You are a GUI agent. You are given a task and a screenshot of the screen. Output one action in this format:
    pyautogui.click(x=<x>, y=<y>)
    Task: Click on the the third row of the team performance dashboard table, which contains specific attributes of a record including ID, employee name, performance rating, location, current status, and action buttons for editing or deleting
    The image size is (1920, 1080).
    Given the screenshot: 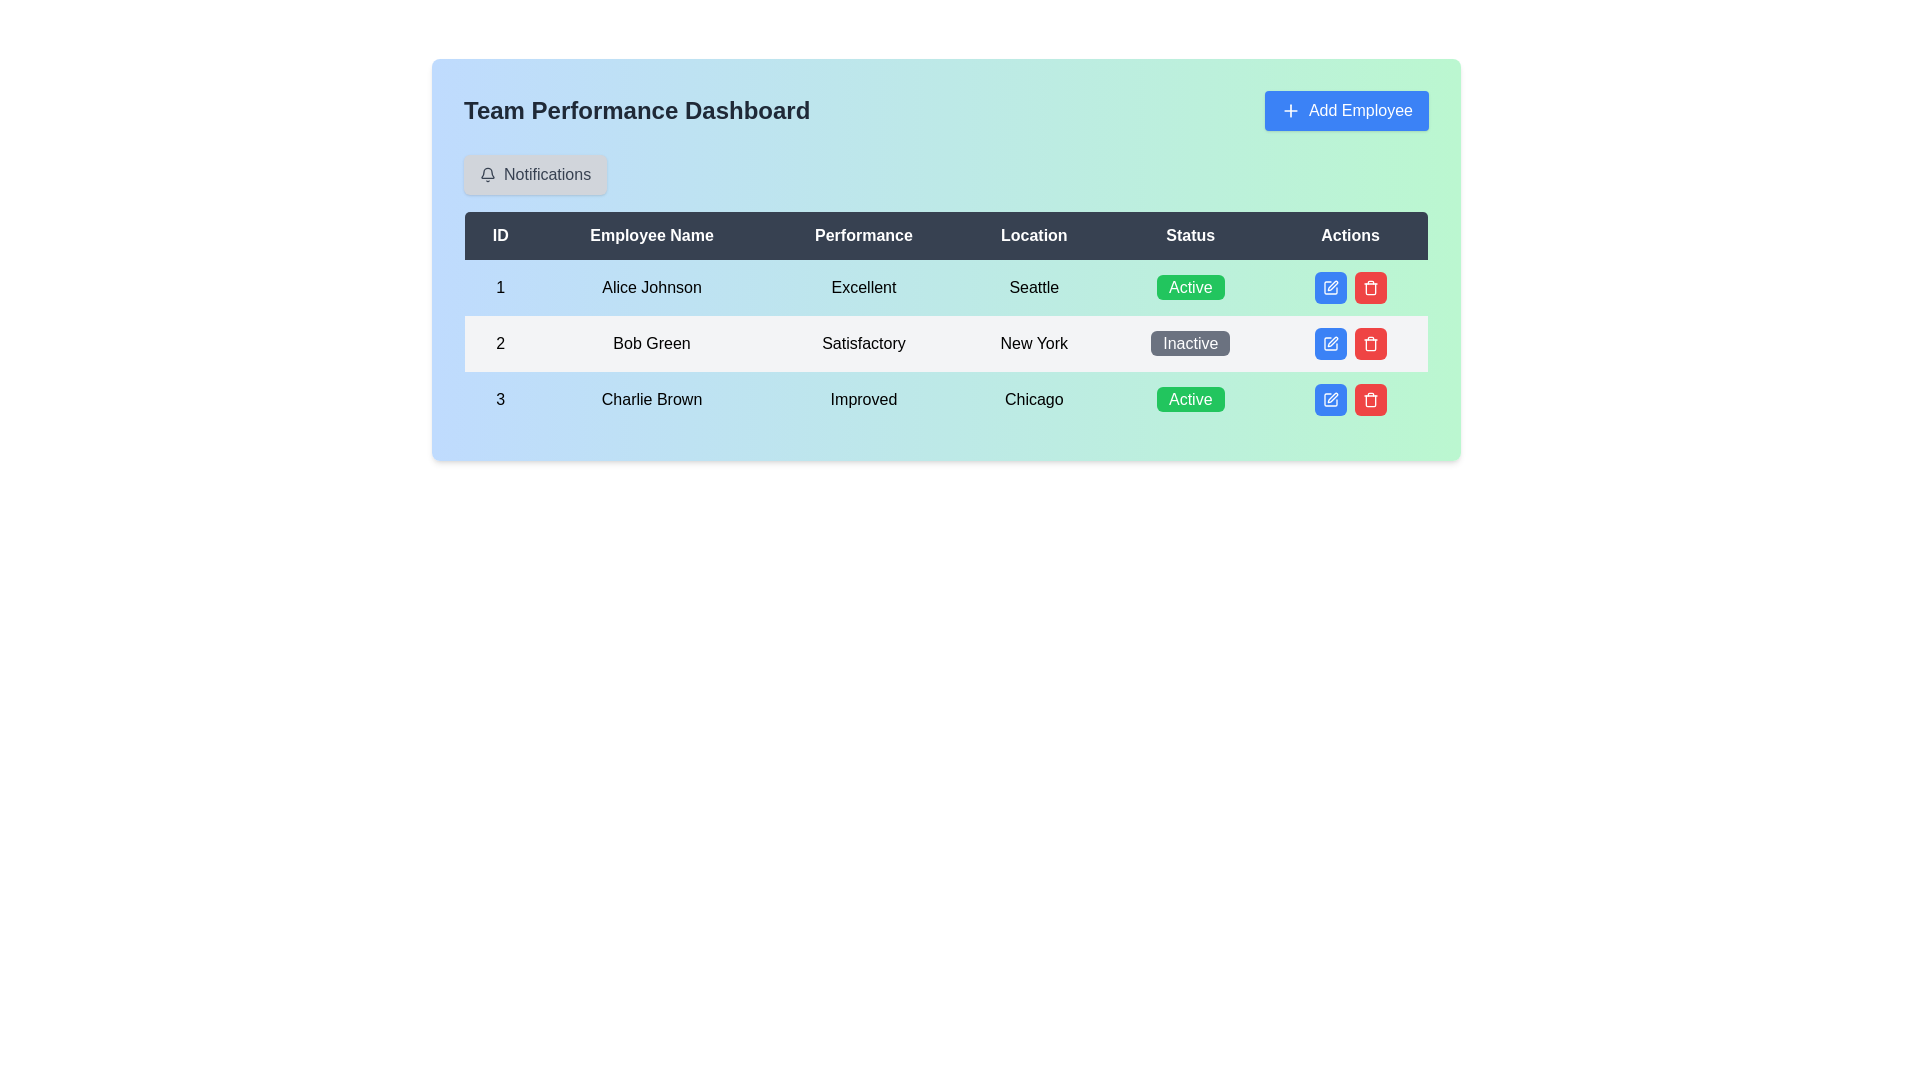 What is the action you would take?
    pyautogui.click(x=945, y=400)
    